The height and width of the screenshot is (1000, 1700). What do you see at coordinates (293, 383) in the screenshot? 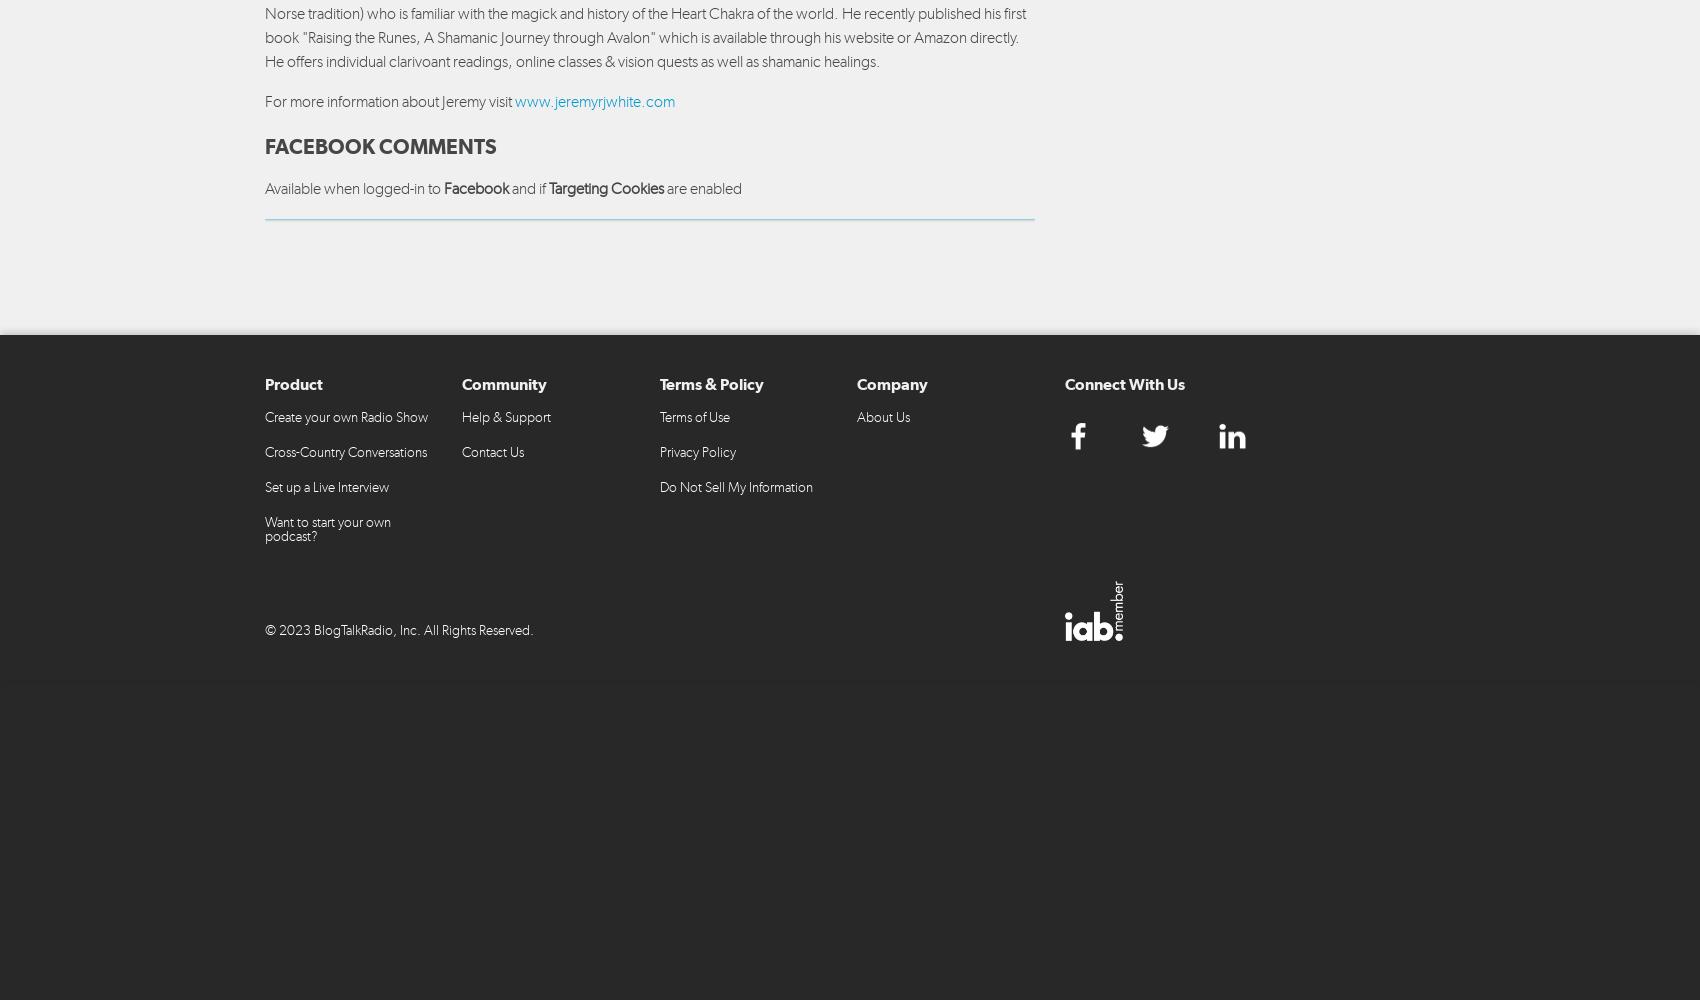
I see `'Product'` at bounding box center [293, 383].